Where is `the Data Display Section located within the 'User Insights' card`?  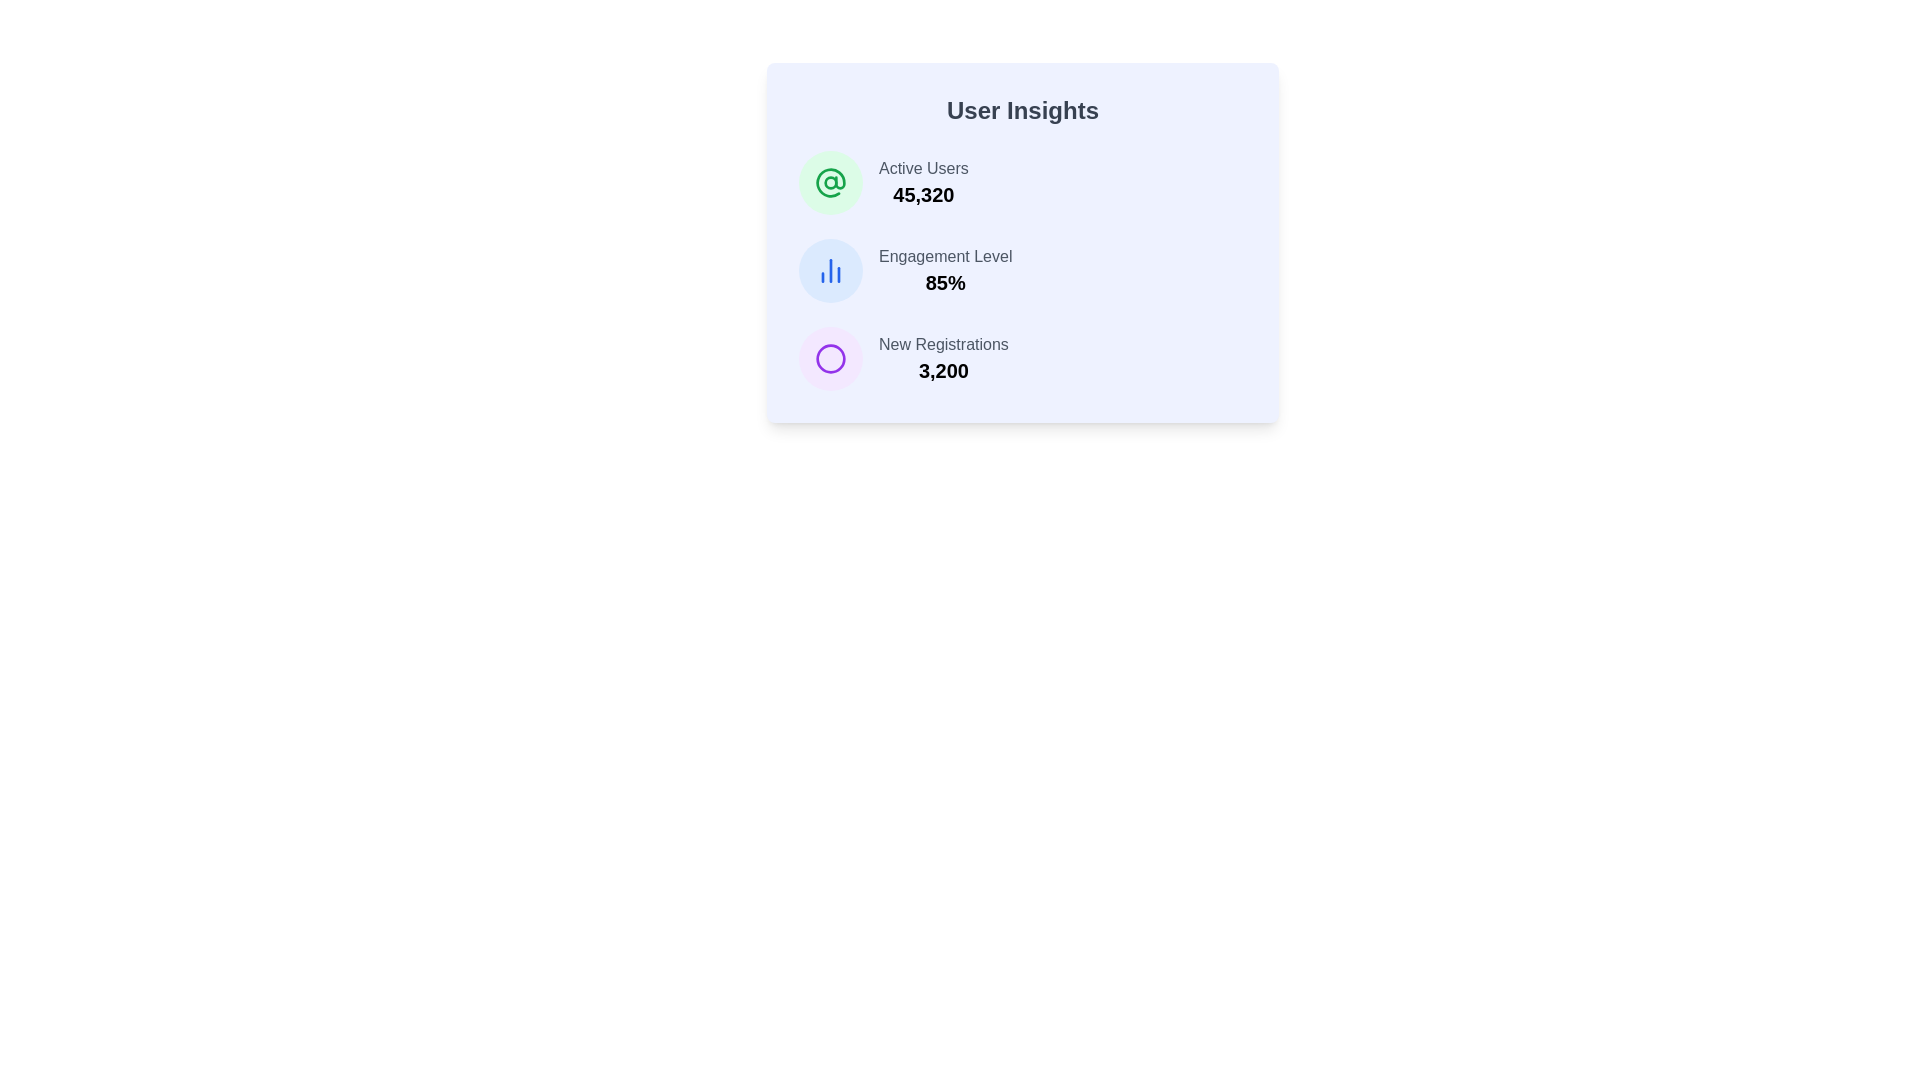 the Data Display Section located within the 'User Insights' card is located at coordinates (1022, 270).